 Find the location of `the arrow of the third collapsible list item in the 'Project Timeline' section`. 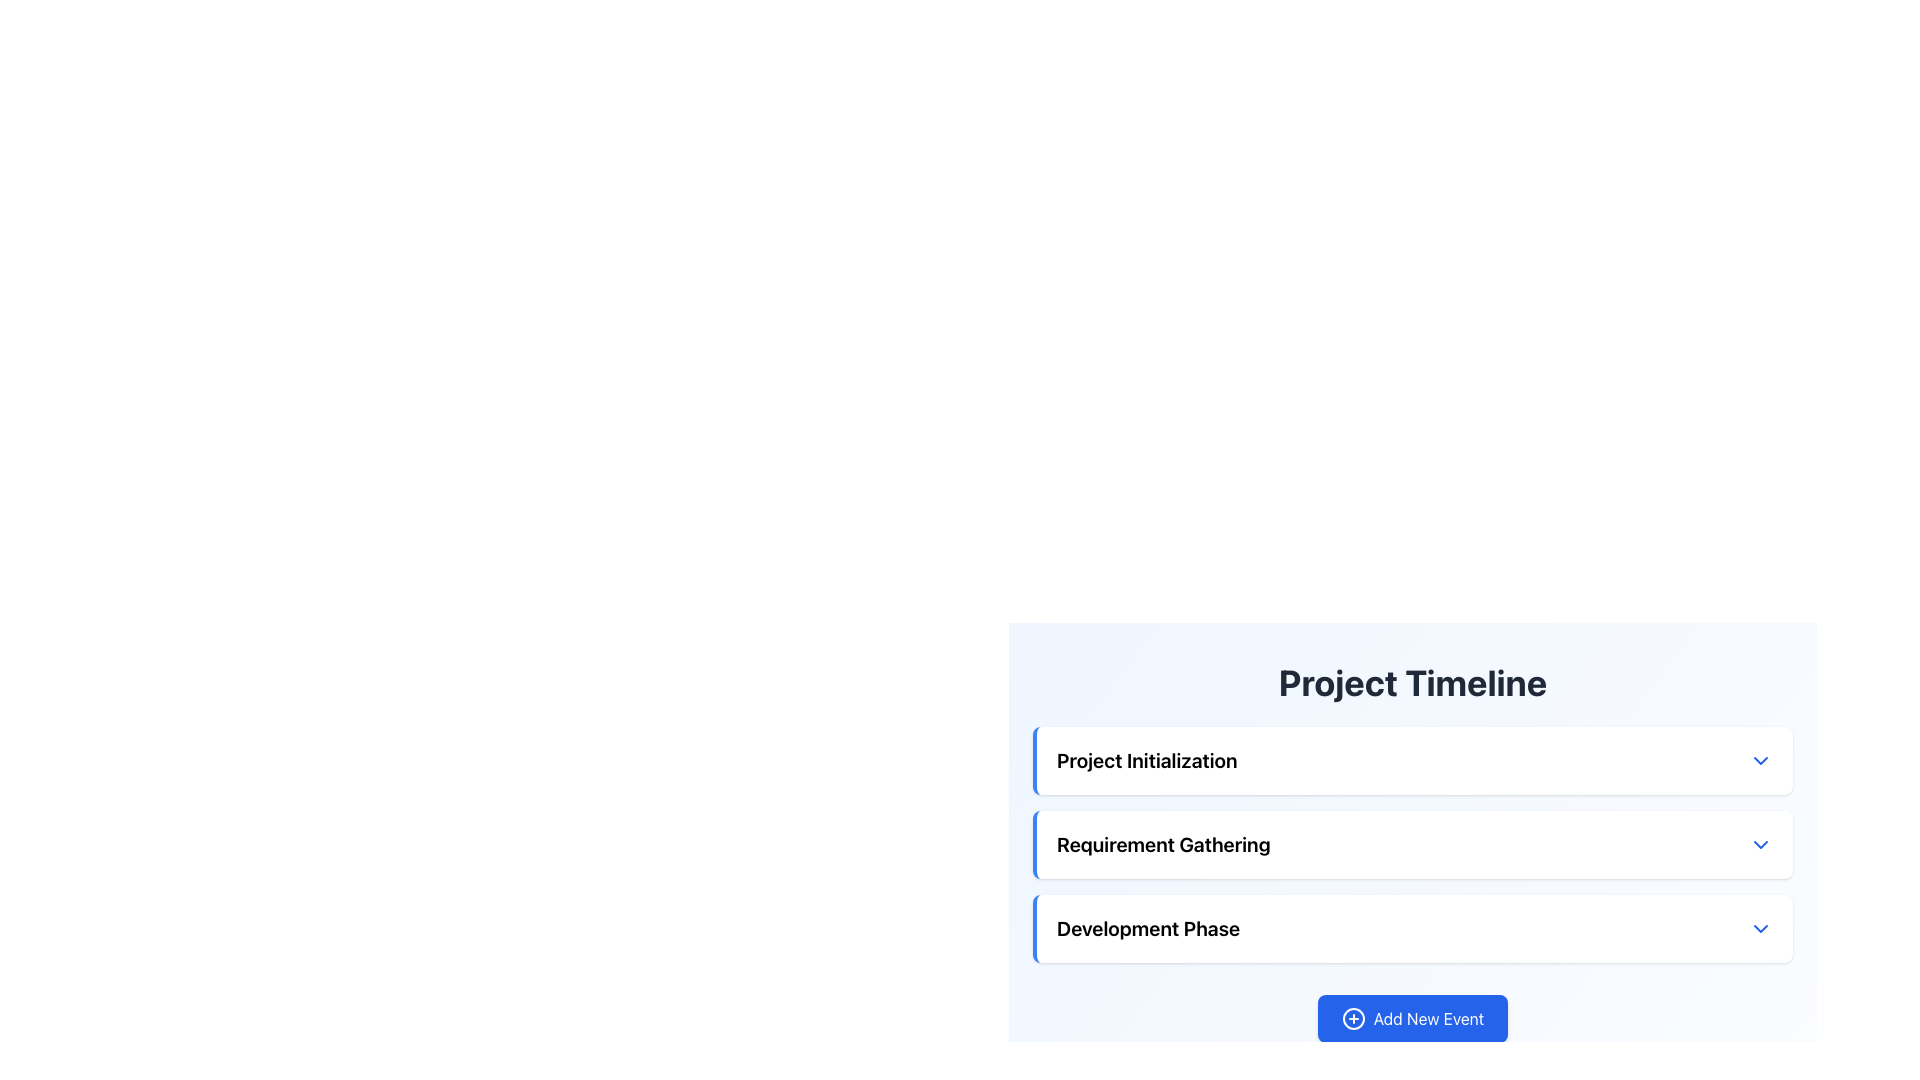

the arrow of the third collapsible list item in the 'Project Timeline' section is located at coordinates (1411, 929).